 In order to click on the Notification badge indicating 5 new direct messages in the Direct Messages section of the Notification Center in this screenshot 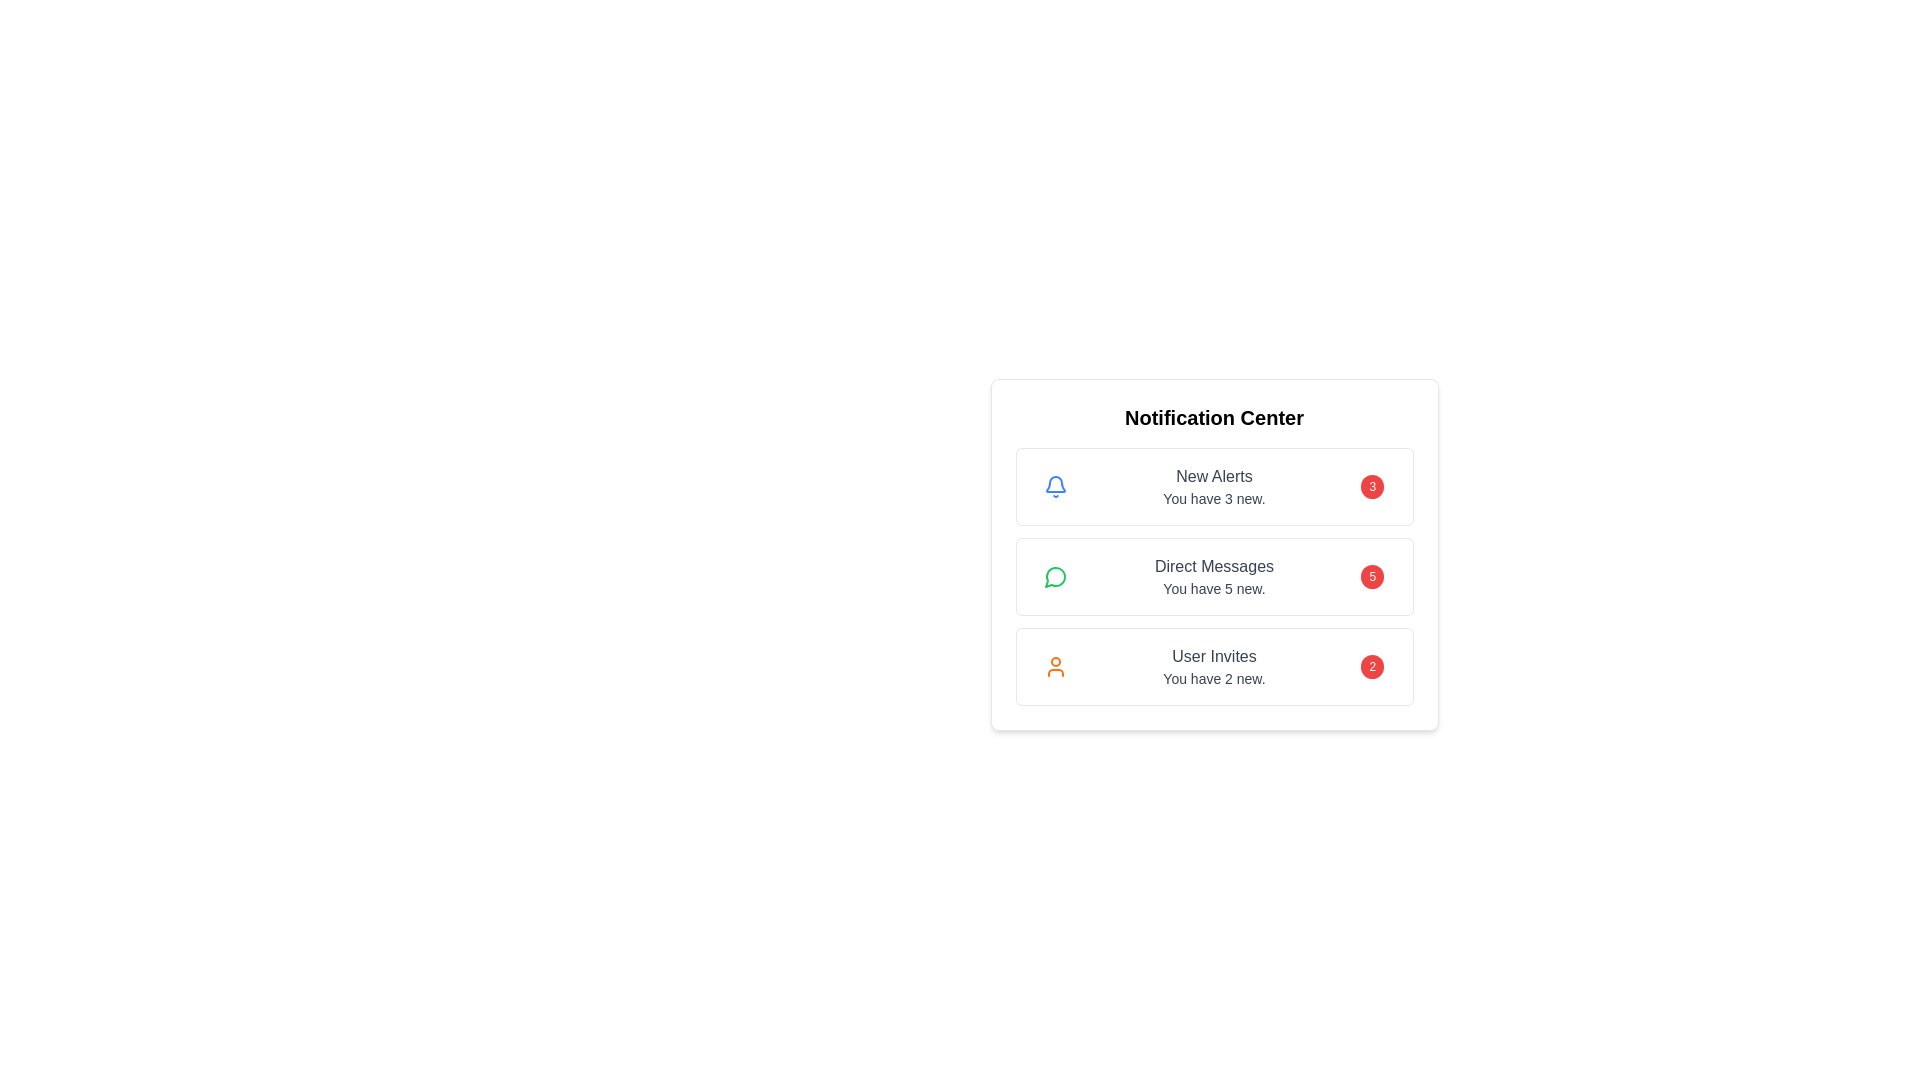, I will do `click(1371, 577)`.